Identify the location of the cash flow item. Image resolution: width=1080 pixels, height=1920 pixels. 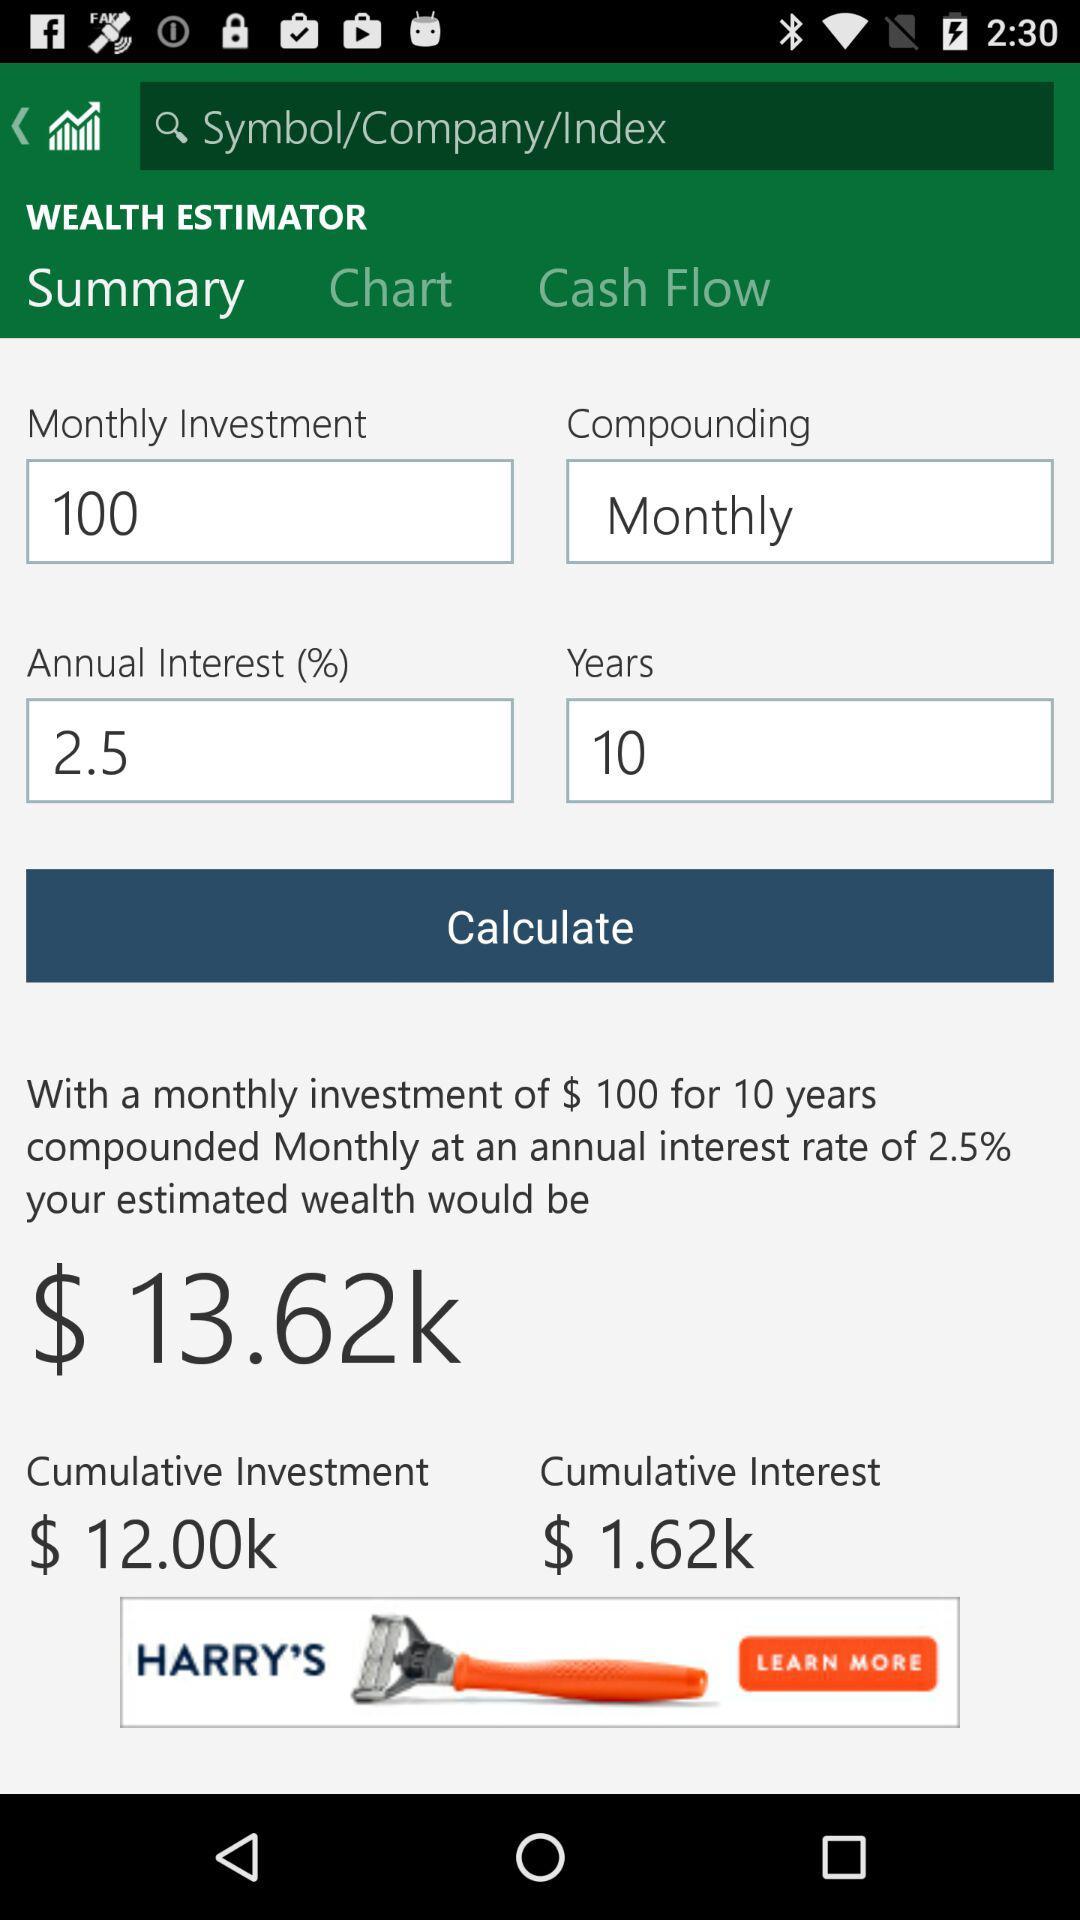
(670, 290).